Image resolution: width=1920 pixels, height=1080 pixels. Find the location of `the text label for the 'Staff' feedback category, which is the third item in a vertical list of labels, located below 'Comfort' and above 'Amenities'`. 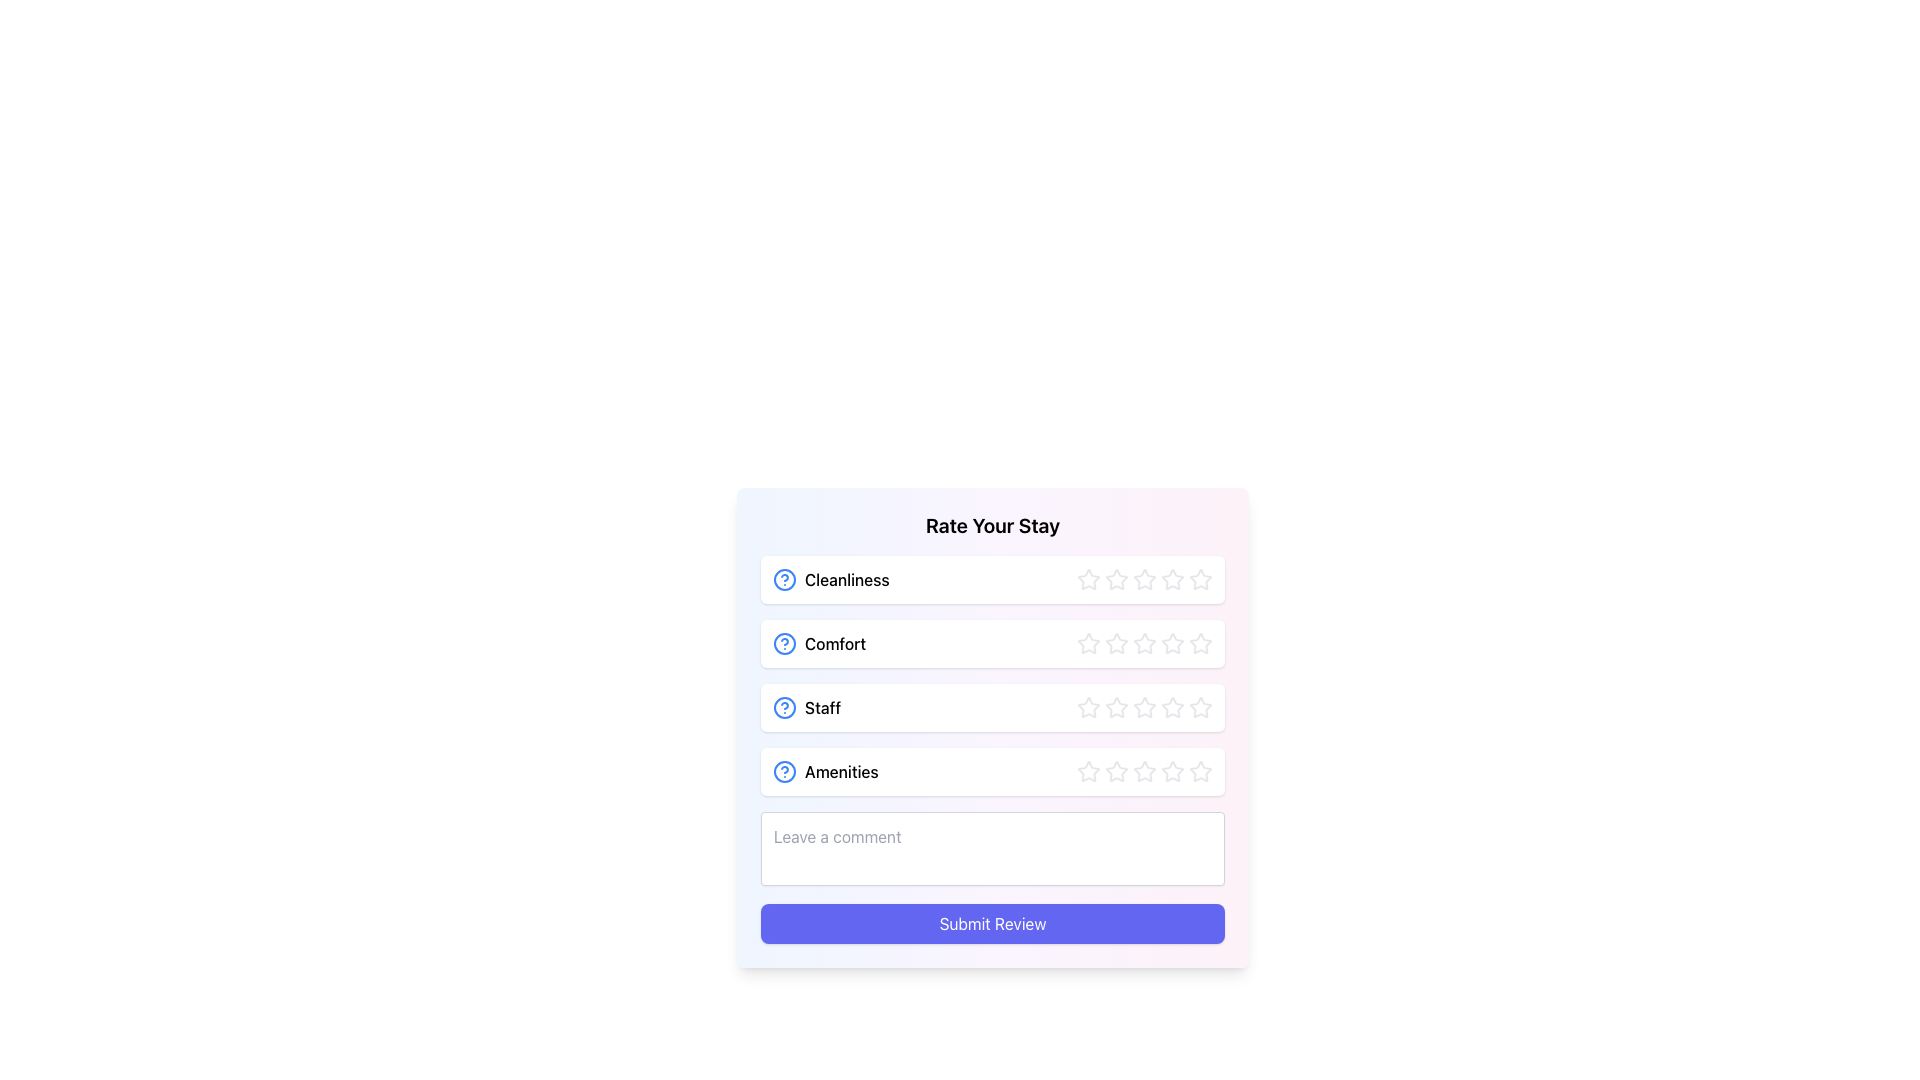

the text label for the 'Staff' feedback category, which is the third item in a vertical list of labels, located below 'Comfort' and above 'Amenities' is located at coordinates (806, 707).